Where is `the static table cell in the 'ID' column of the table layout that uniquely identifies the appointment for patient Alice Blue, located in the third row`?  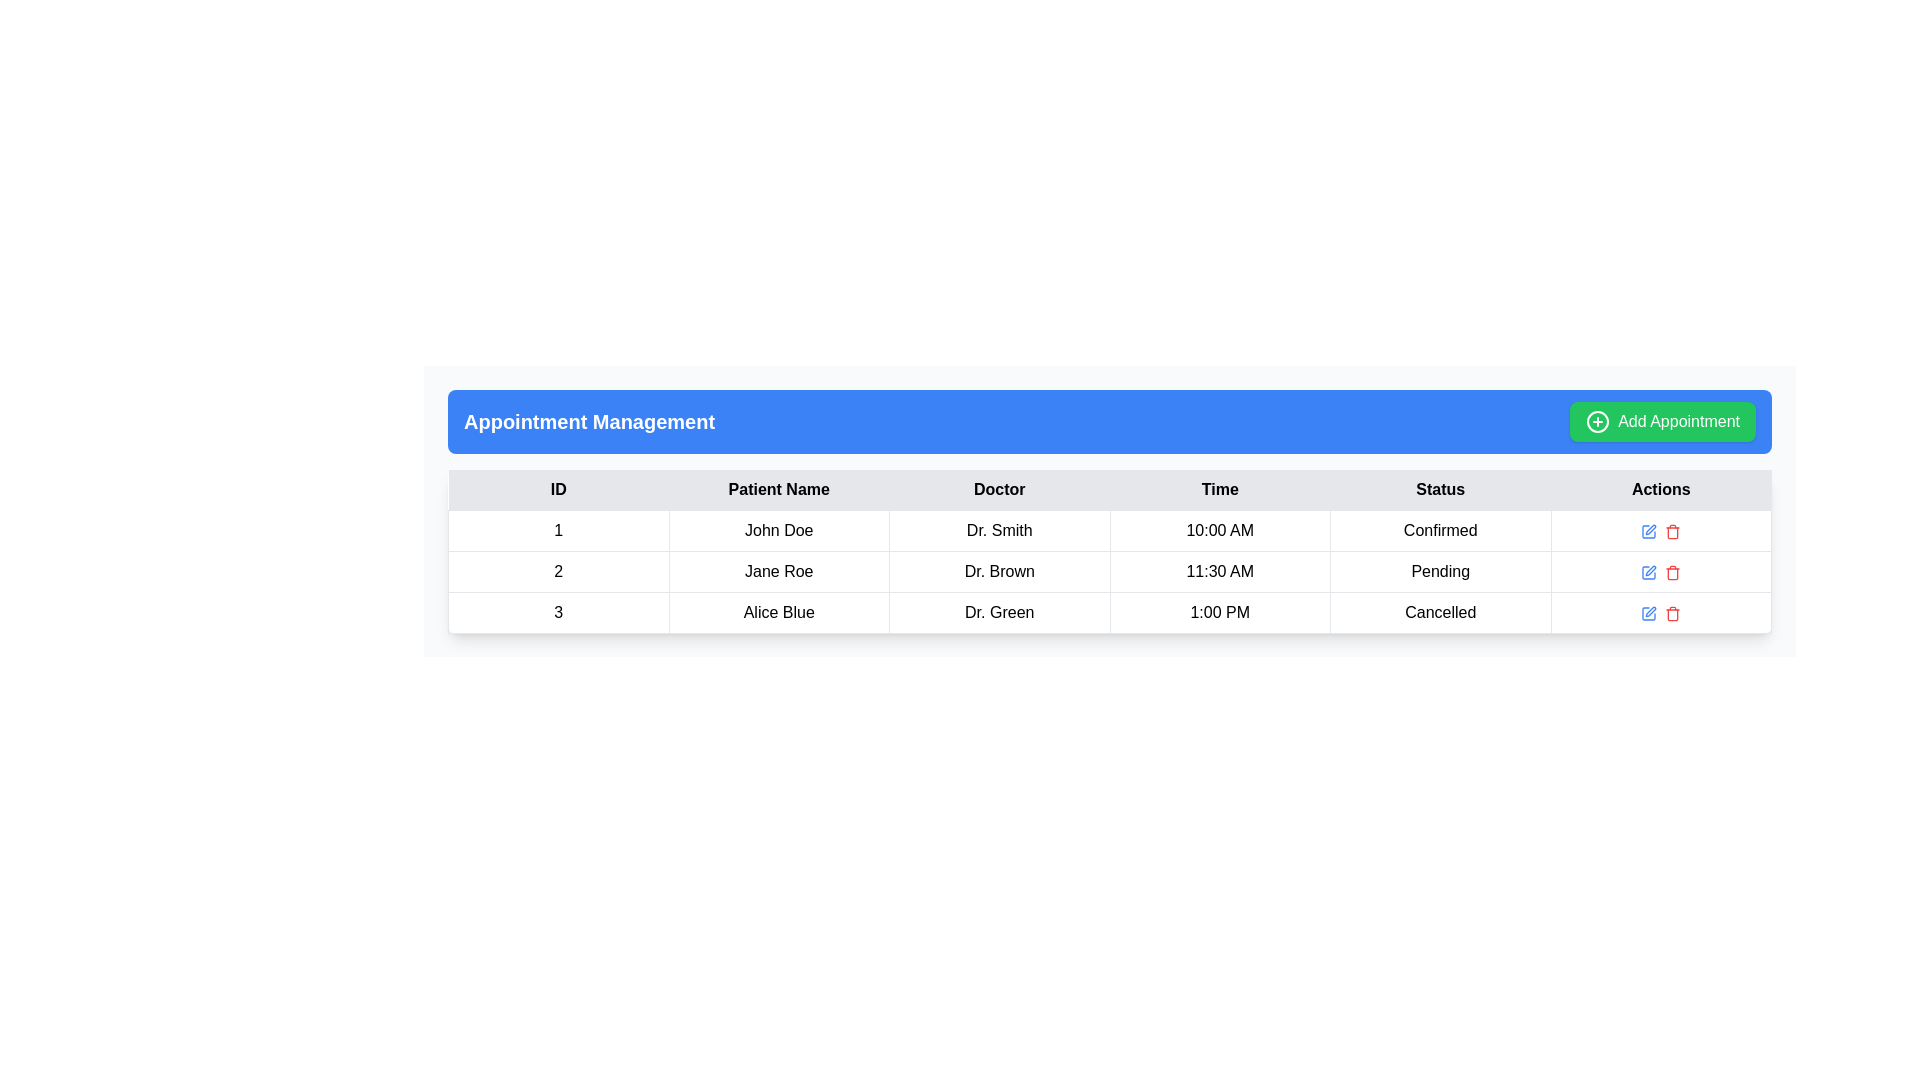 the static table cell in the 'ID' column of the table layout that uniquely identifies the appointment for patient Alice Blue, located in the third row is located at coordinates (558, 612).